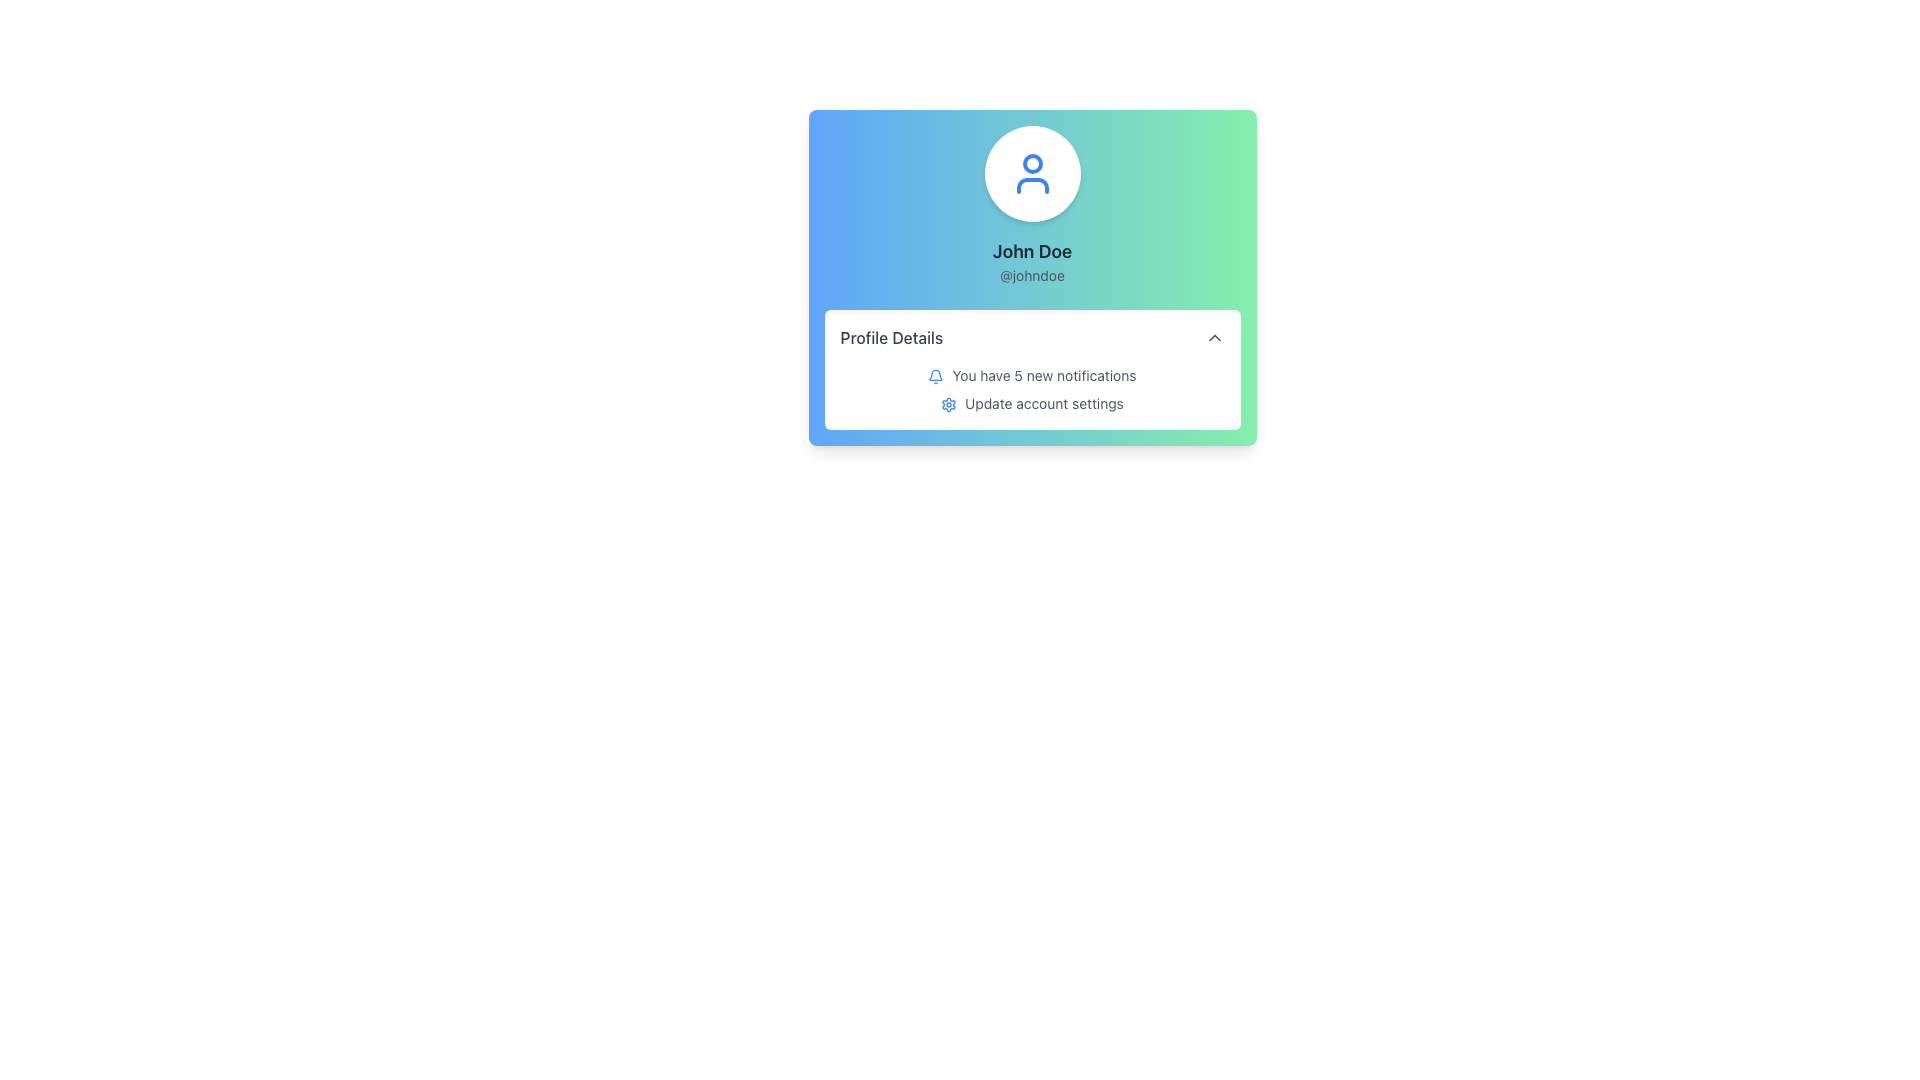 This screenshot has width=1920, height=1080. What do you see at coordinates (1032, 172) in the screenshot?
I see `the circular user profile icon located at the top center of the card, which is visually represented as an avatar placeholder` at bounding box center [1032, 172].